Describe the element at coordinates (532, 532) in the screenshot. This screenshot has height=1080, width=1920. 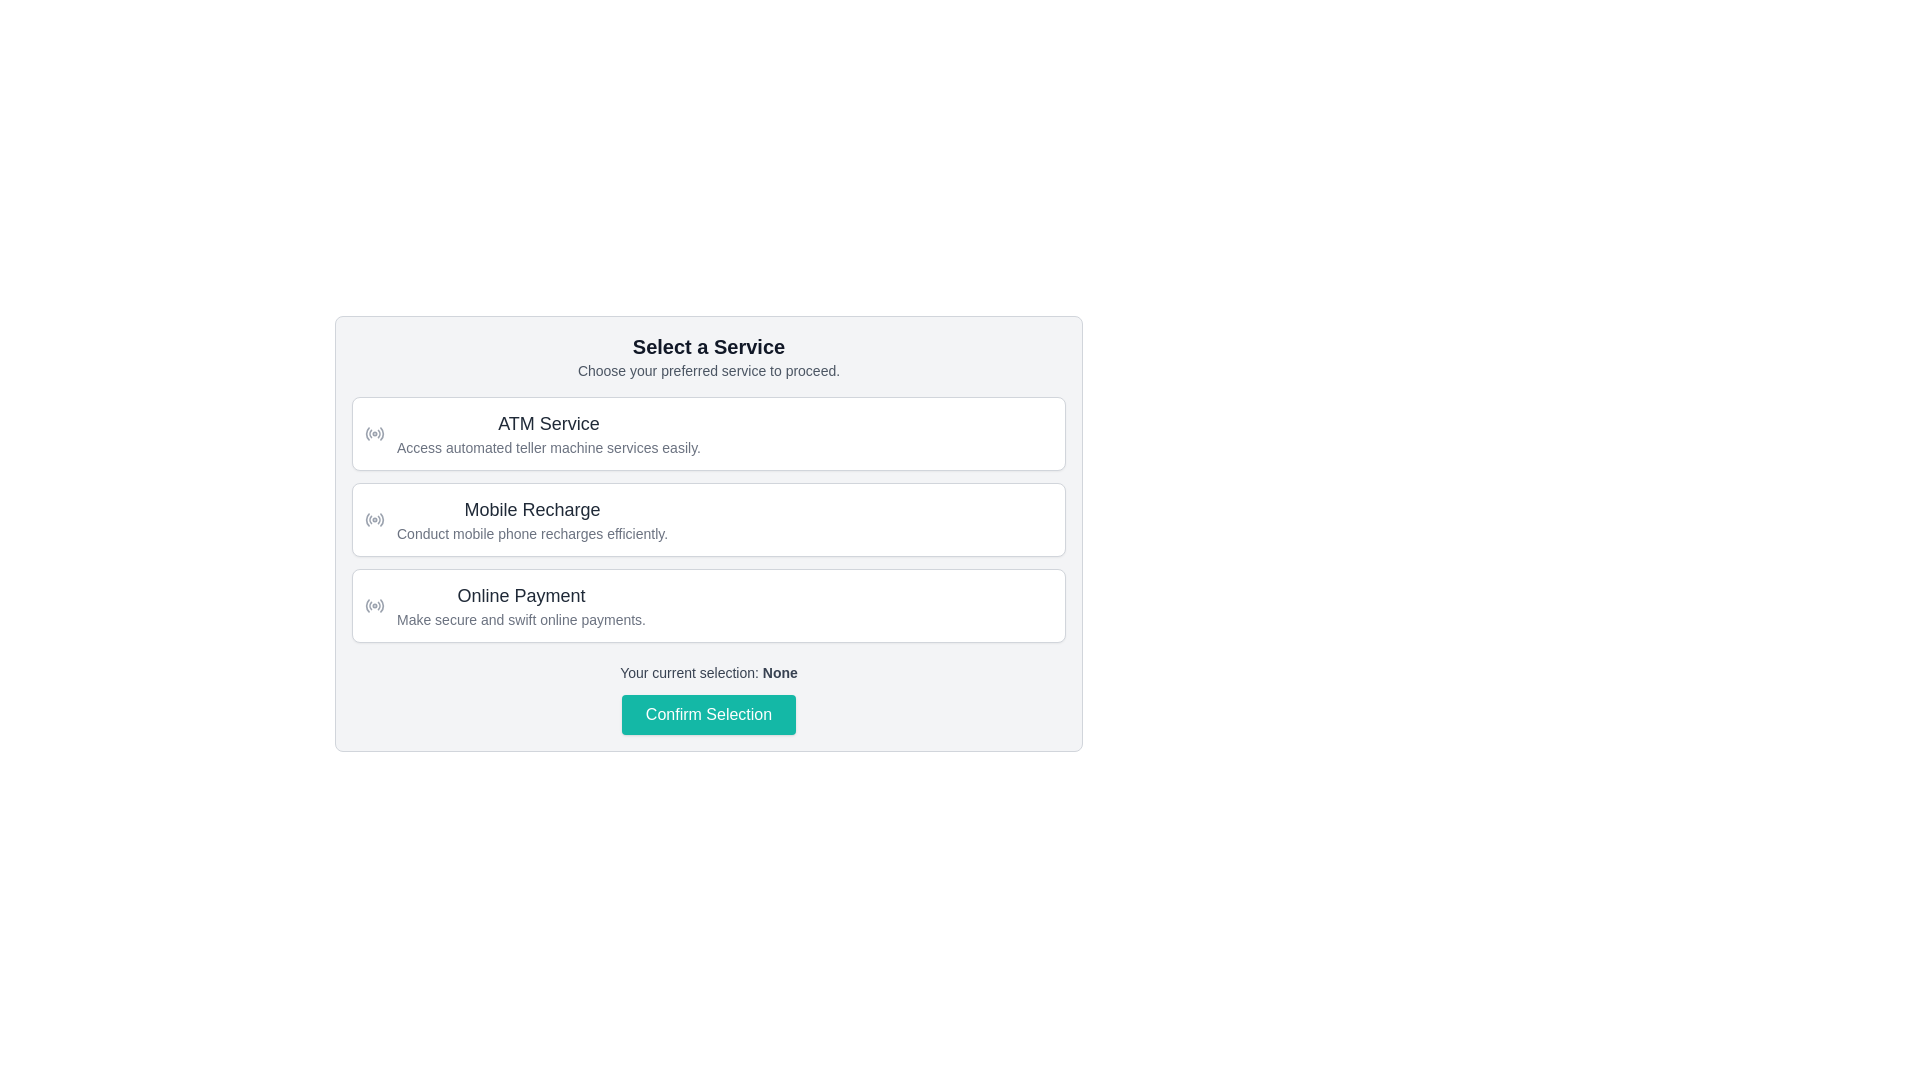
I see `the descriptive text 'Conduct mobile phone recharges efficiently.' located below the title 'Mobile Recharge' in the card-like user interface` at that location.